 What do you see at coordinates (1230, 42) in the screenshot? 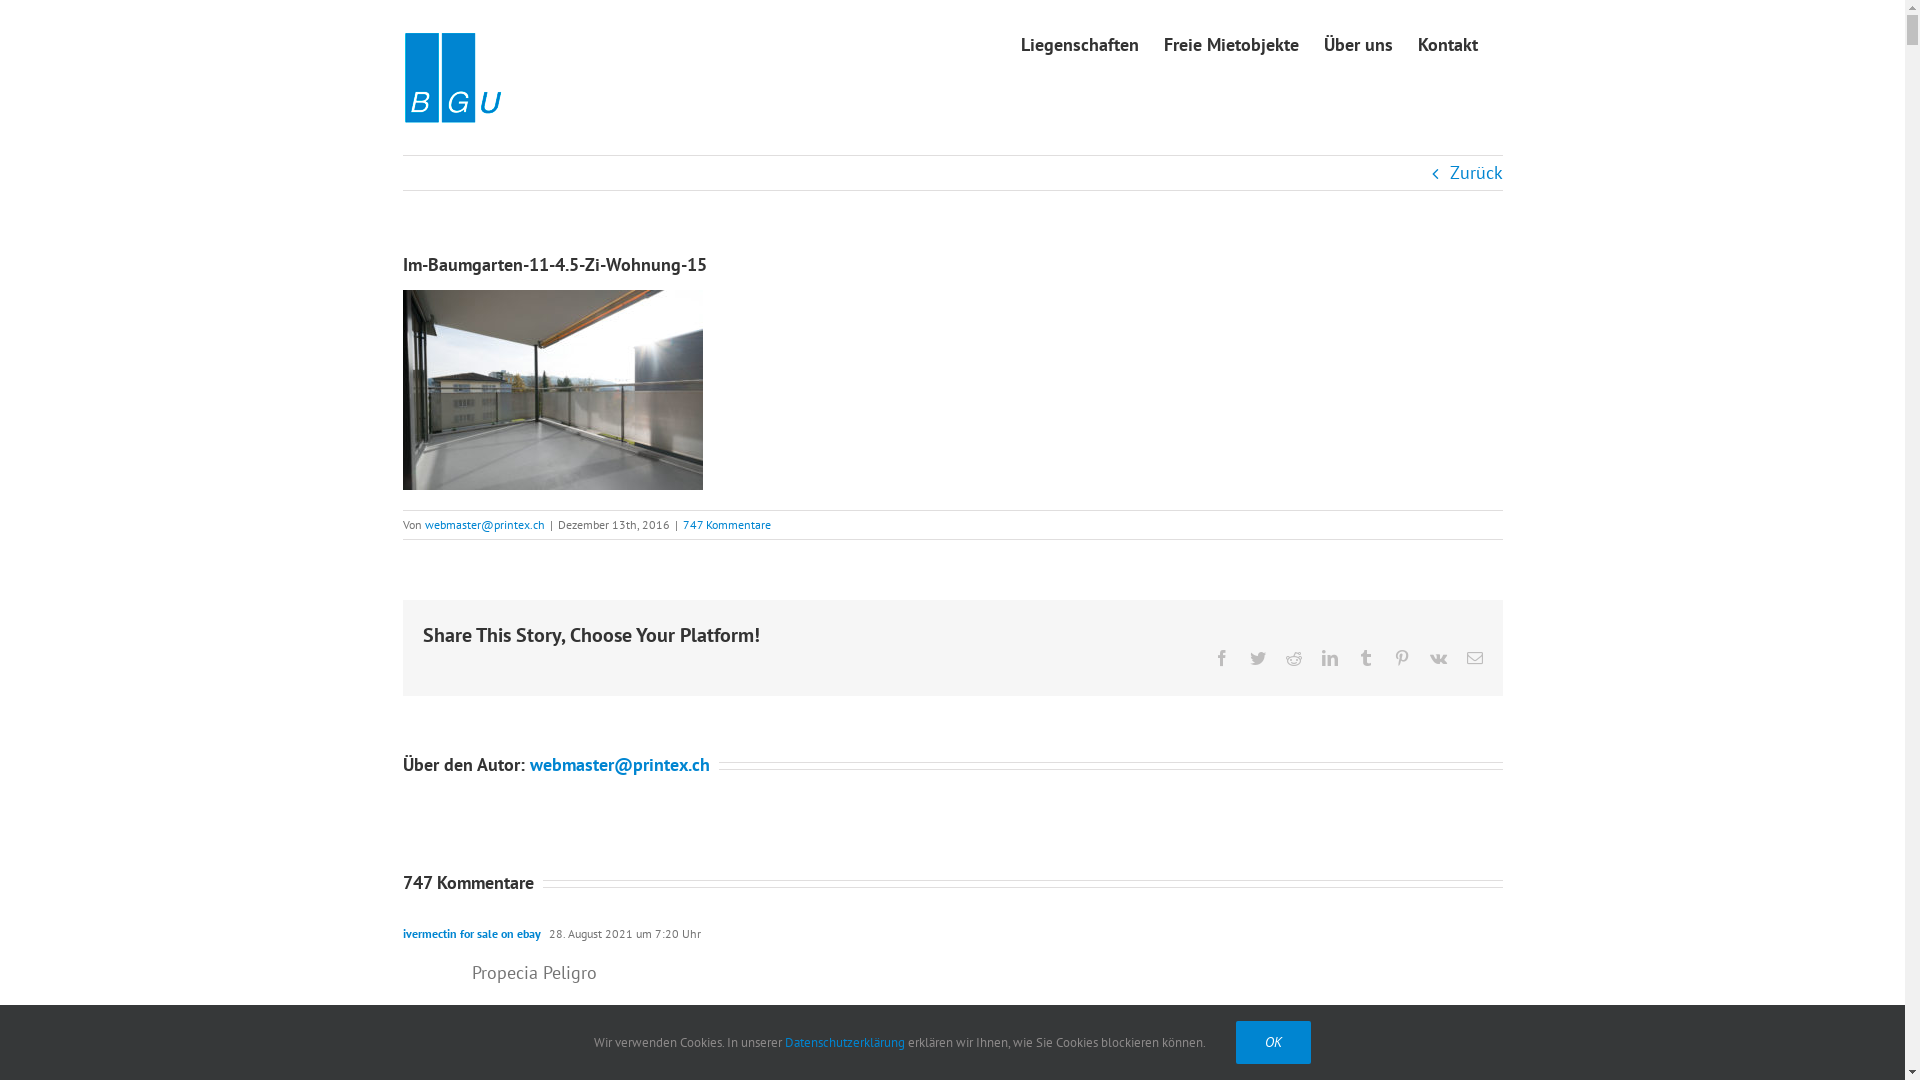
I see `'Freie Mietobjekte'` at bounding box center [1230, 42].